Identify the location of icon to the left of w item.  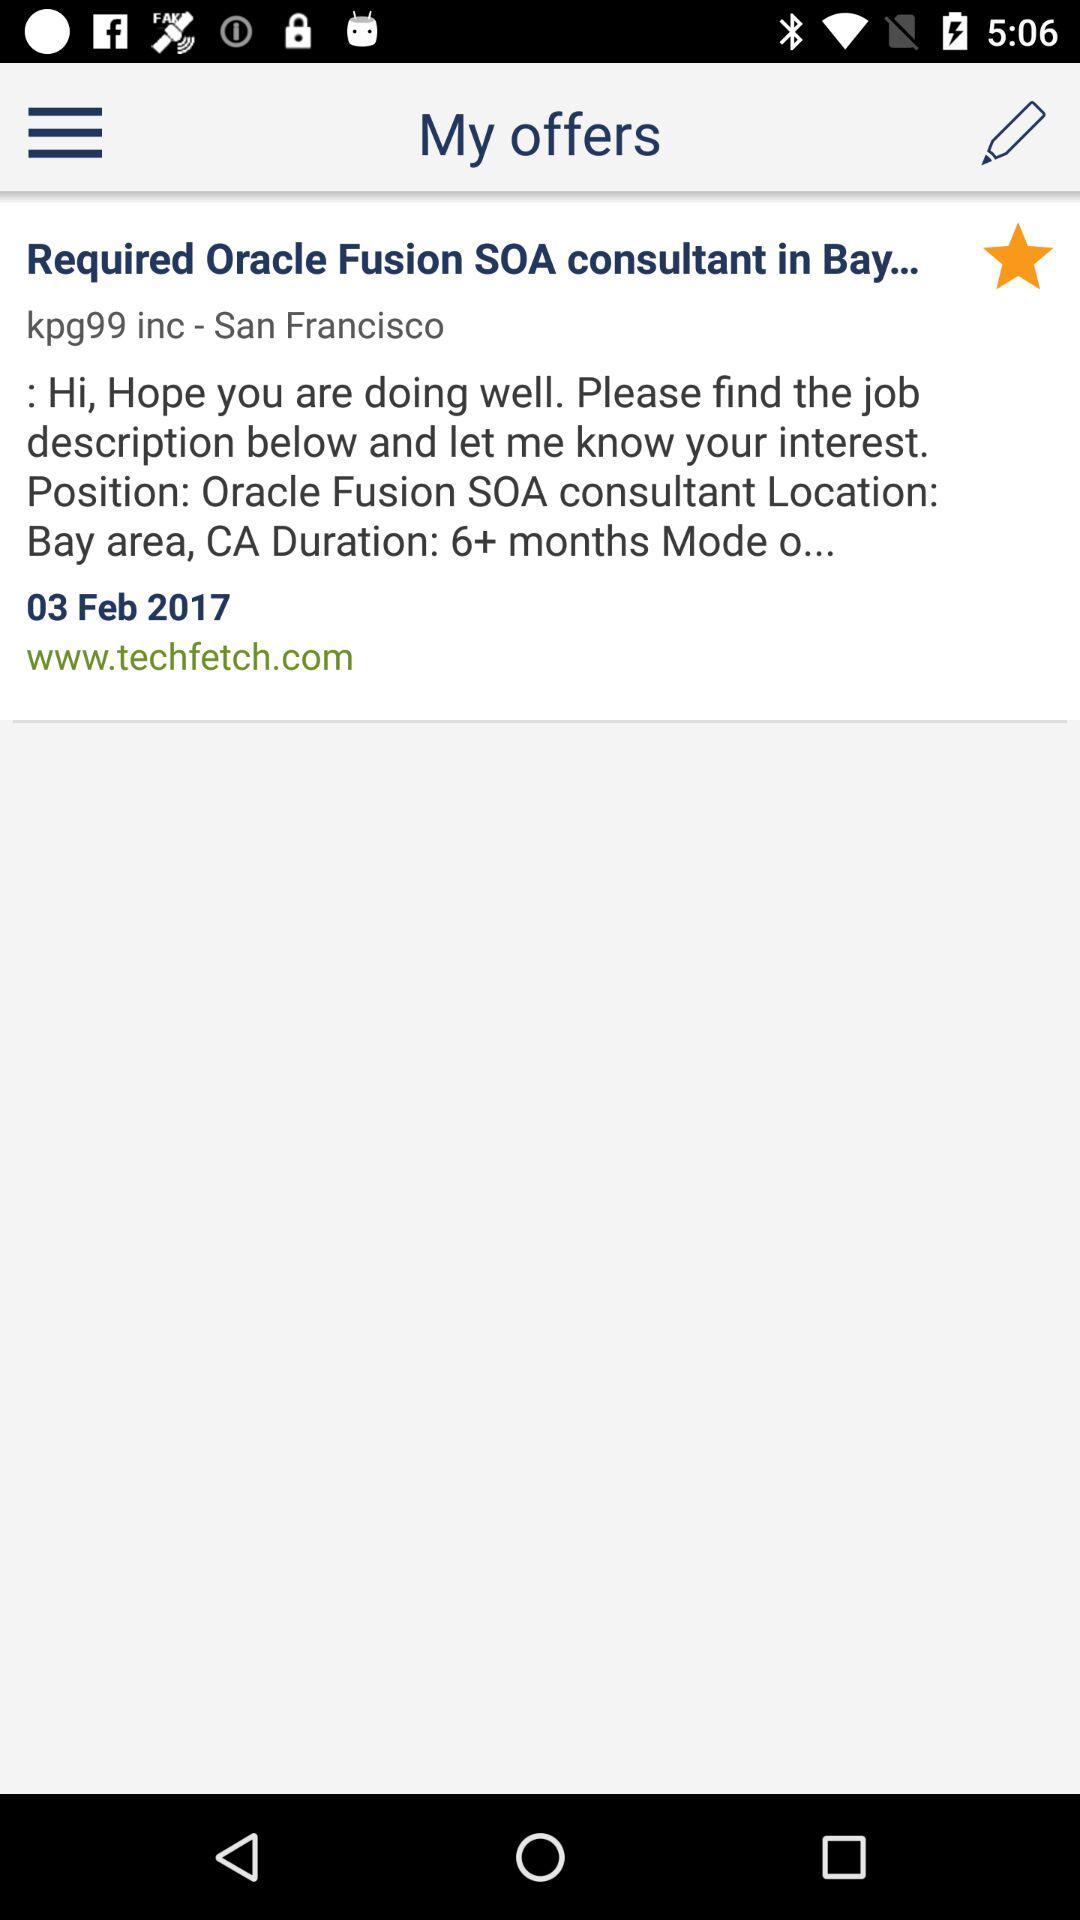
(247, 324).